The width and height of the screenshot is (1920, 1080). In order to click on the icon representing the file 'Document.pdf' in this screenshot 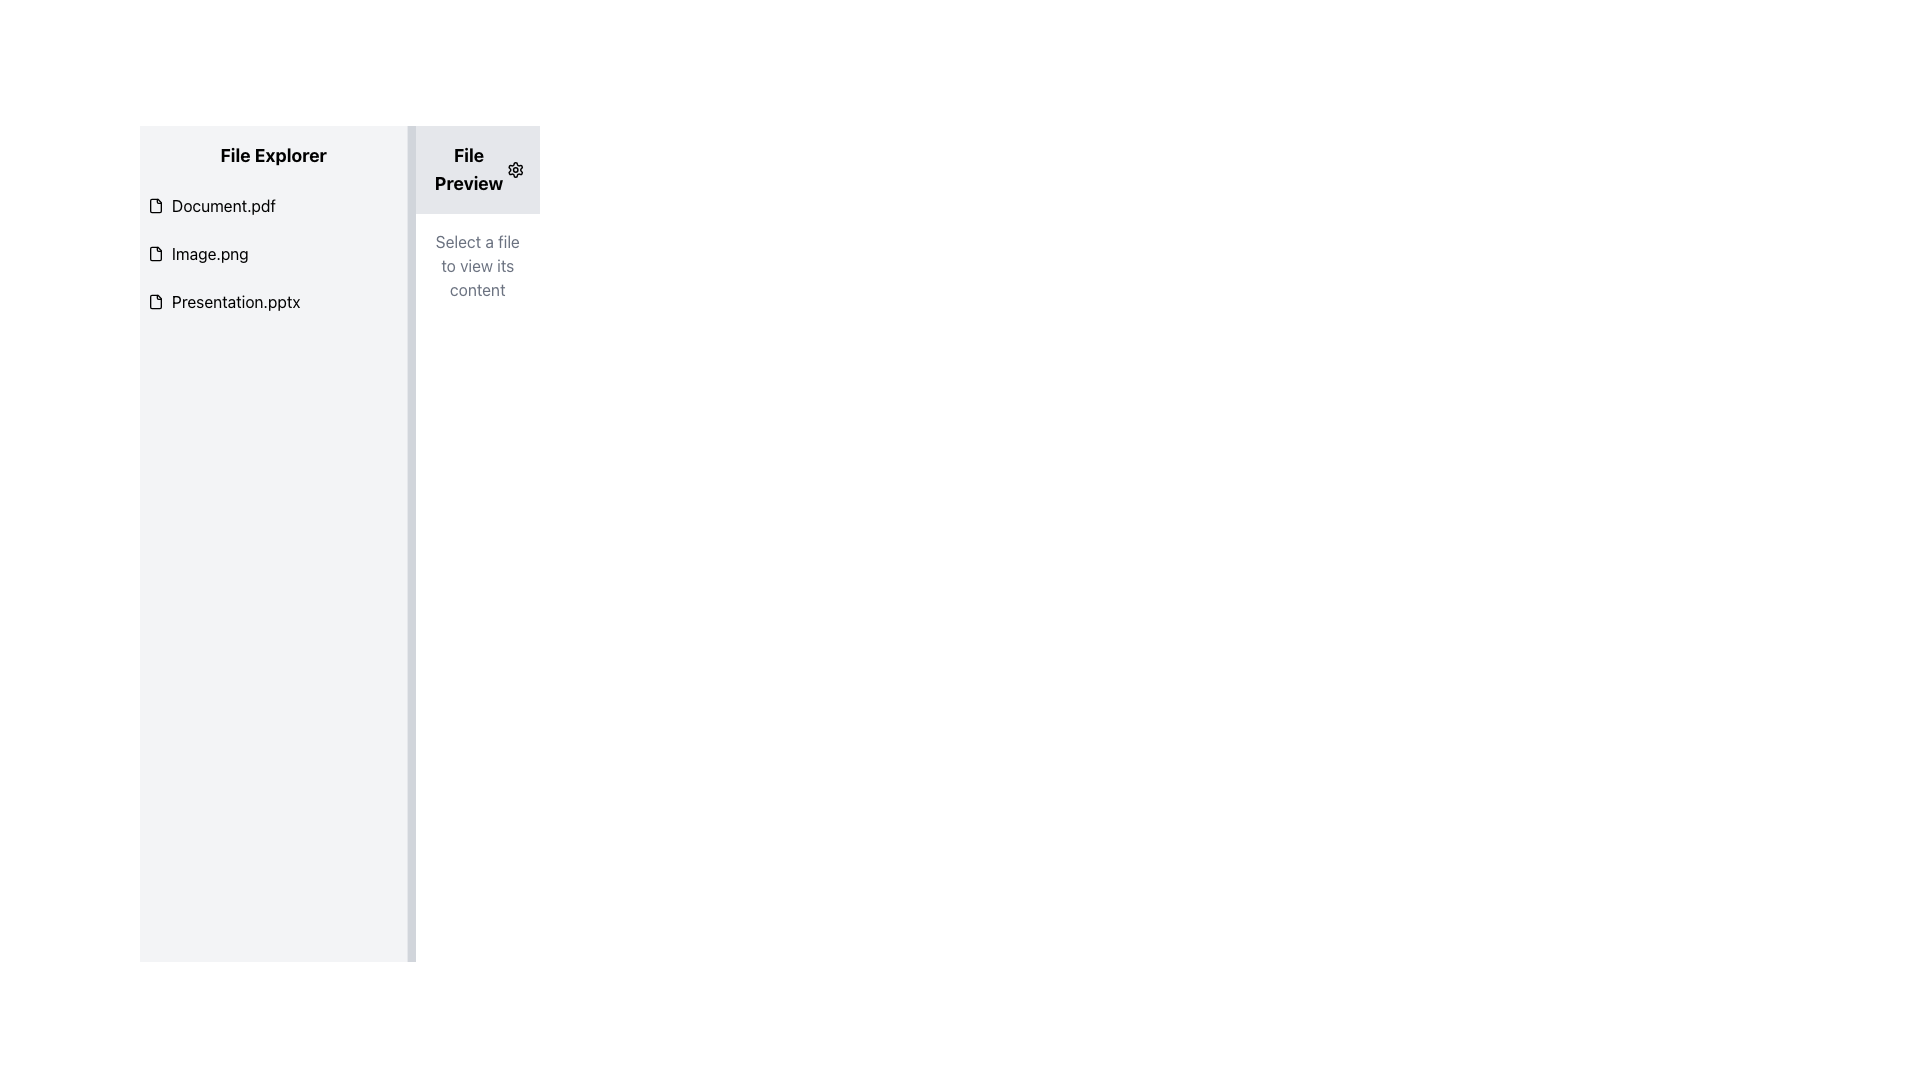, I will do `click(155, 205)`.